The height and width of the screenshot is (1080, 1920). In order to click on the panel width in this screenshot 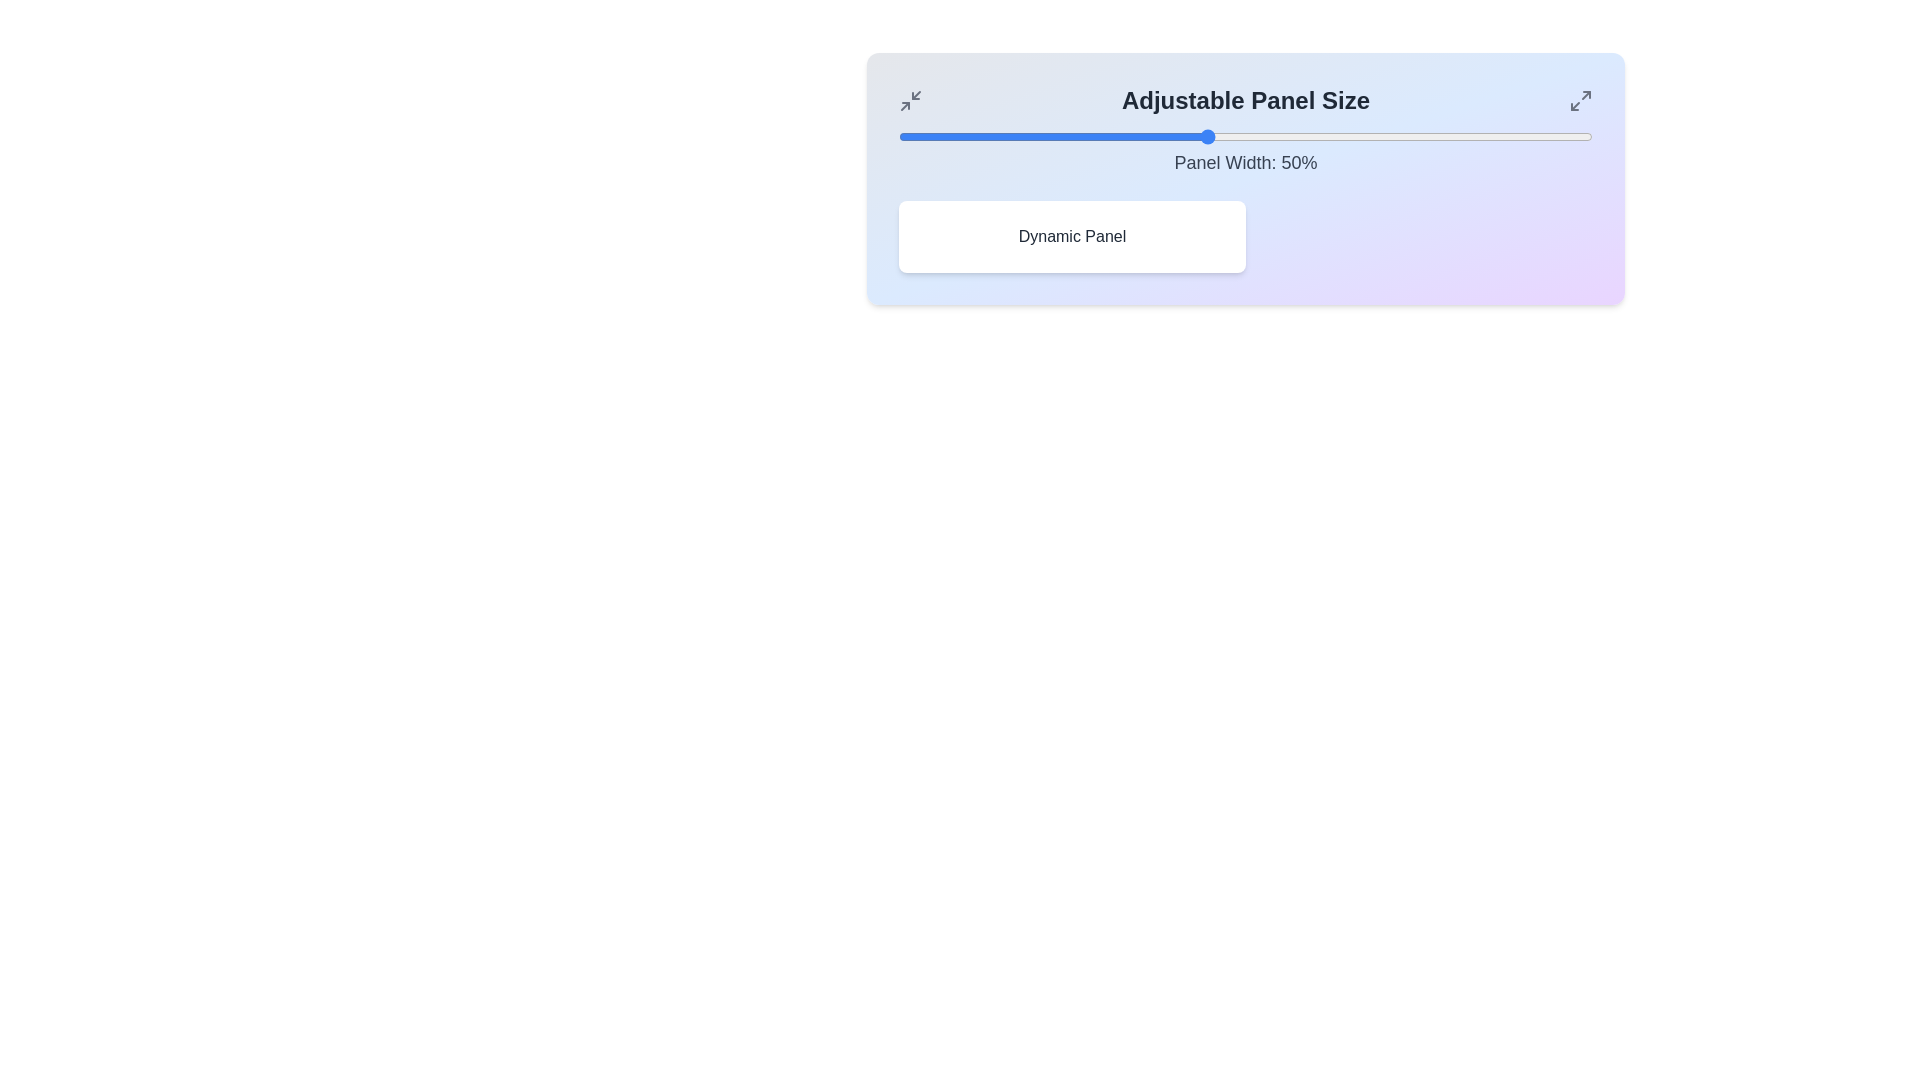, I will do `click(1545, 136)`.